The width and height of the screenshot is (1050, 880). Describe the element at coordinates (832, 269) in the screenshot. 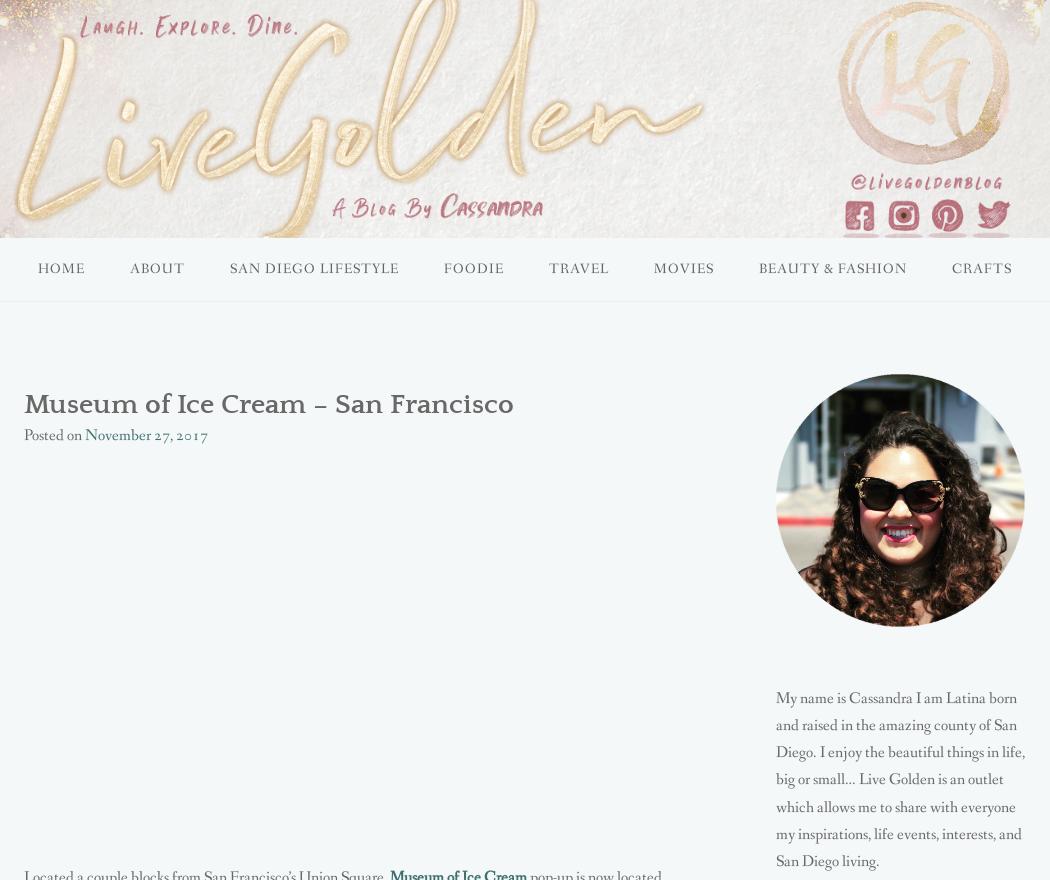

I see `'BEAUTY & FASHION'` at that location.